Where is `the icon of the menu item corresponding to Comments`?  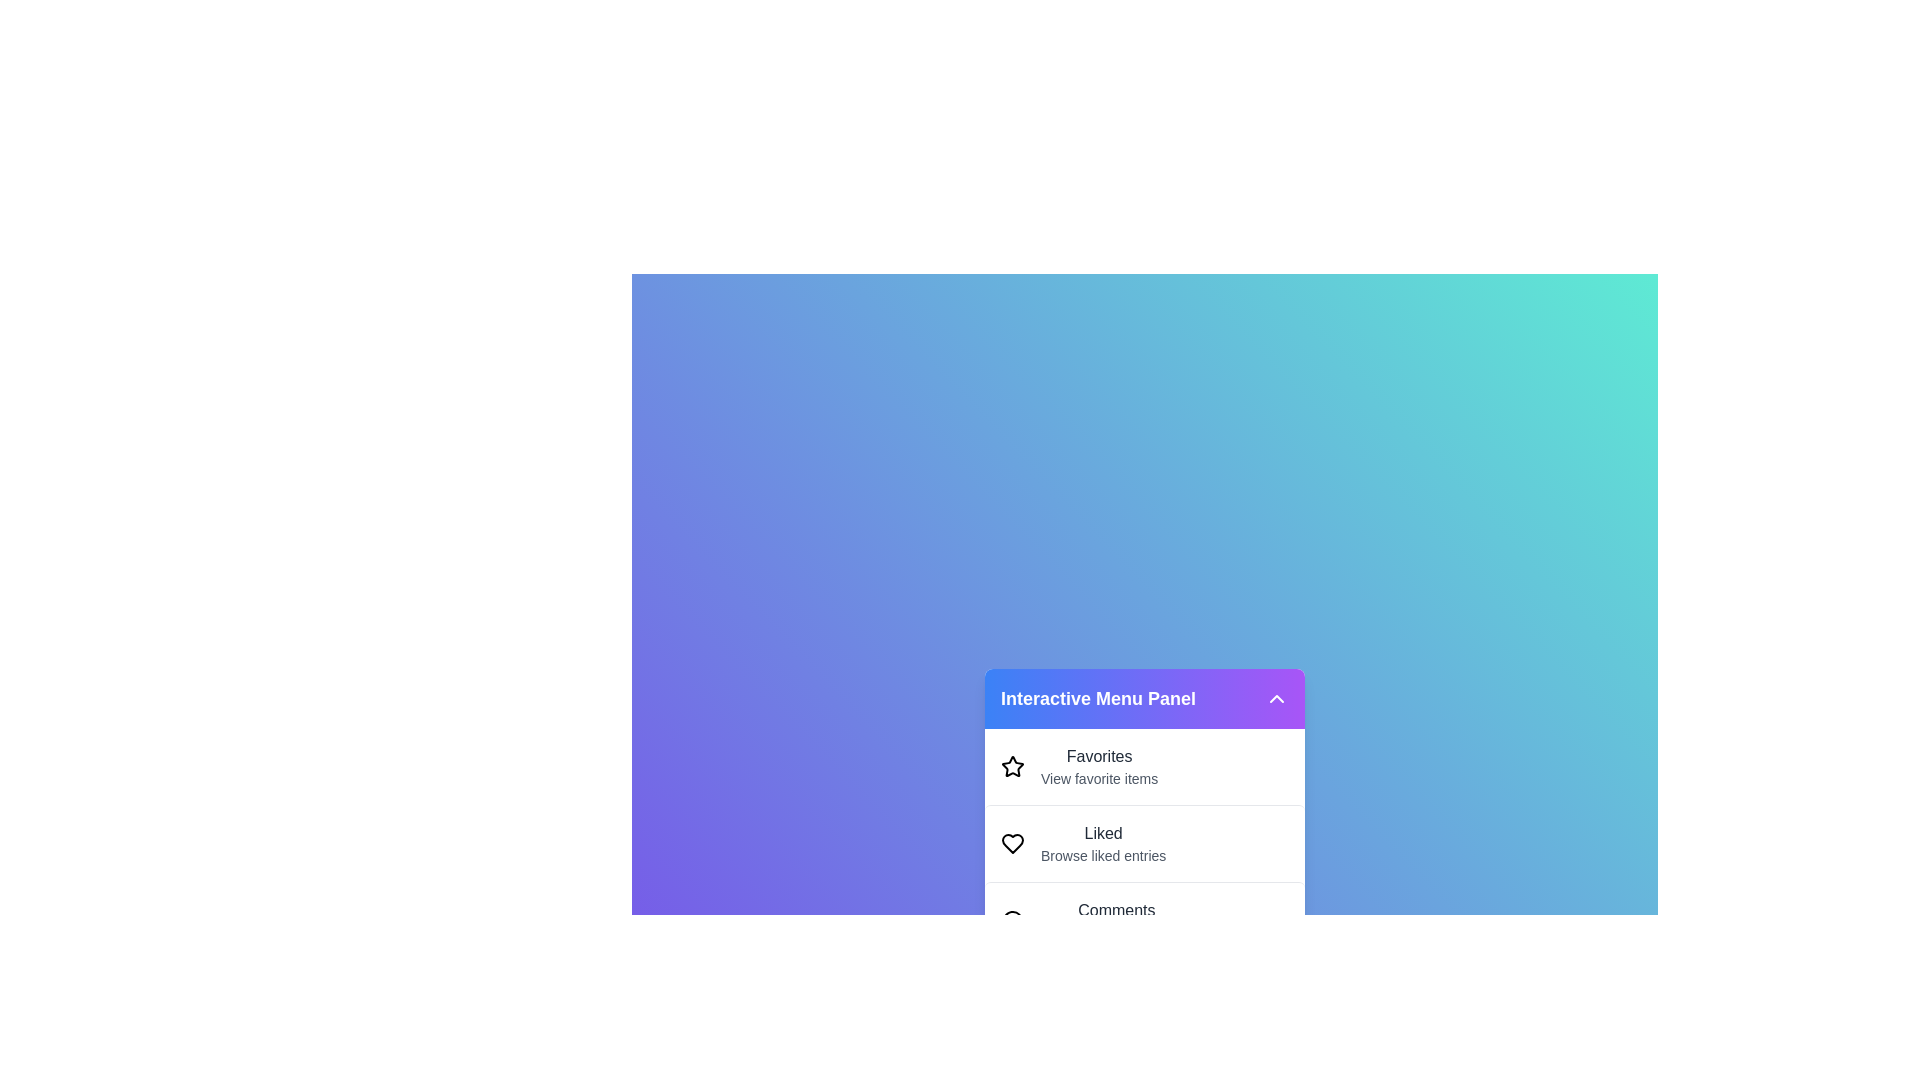
the icon of the menu item corresponding to Comments is located at coordinates (1012, 921).